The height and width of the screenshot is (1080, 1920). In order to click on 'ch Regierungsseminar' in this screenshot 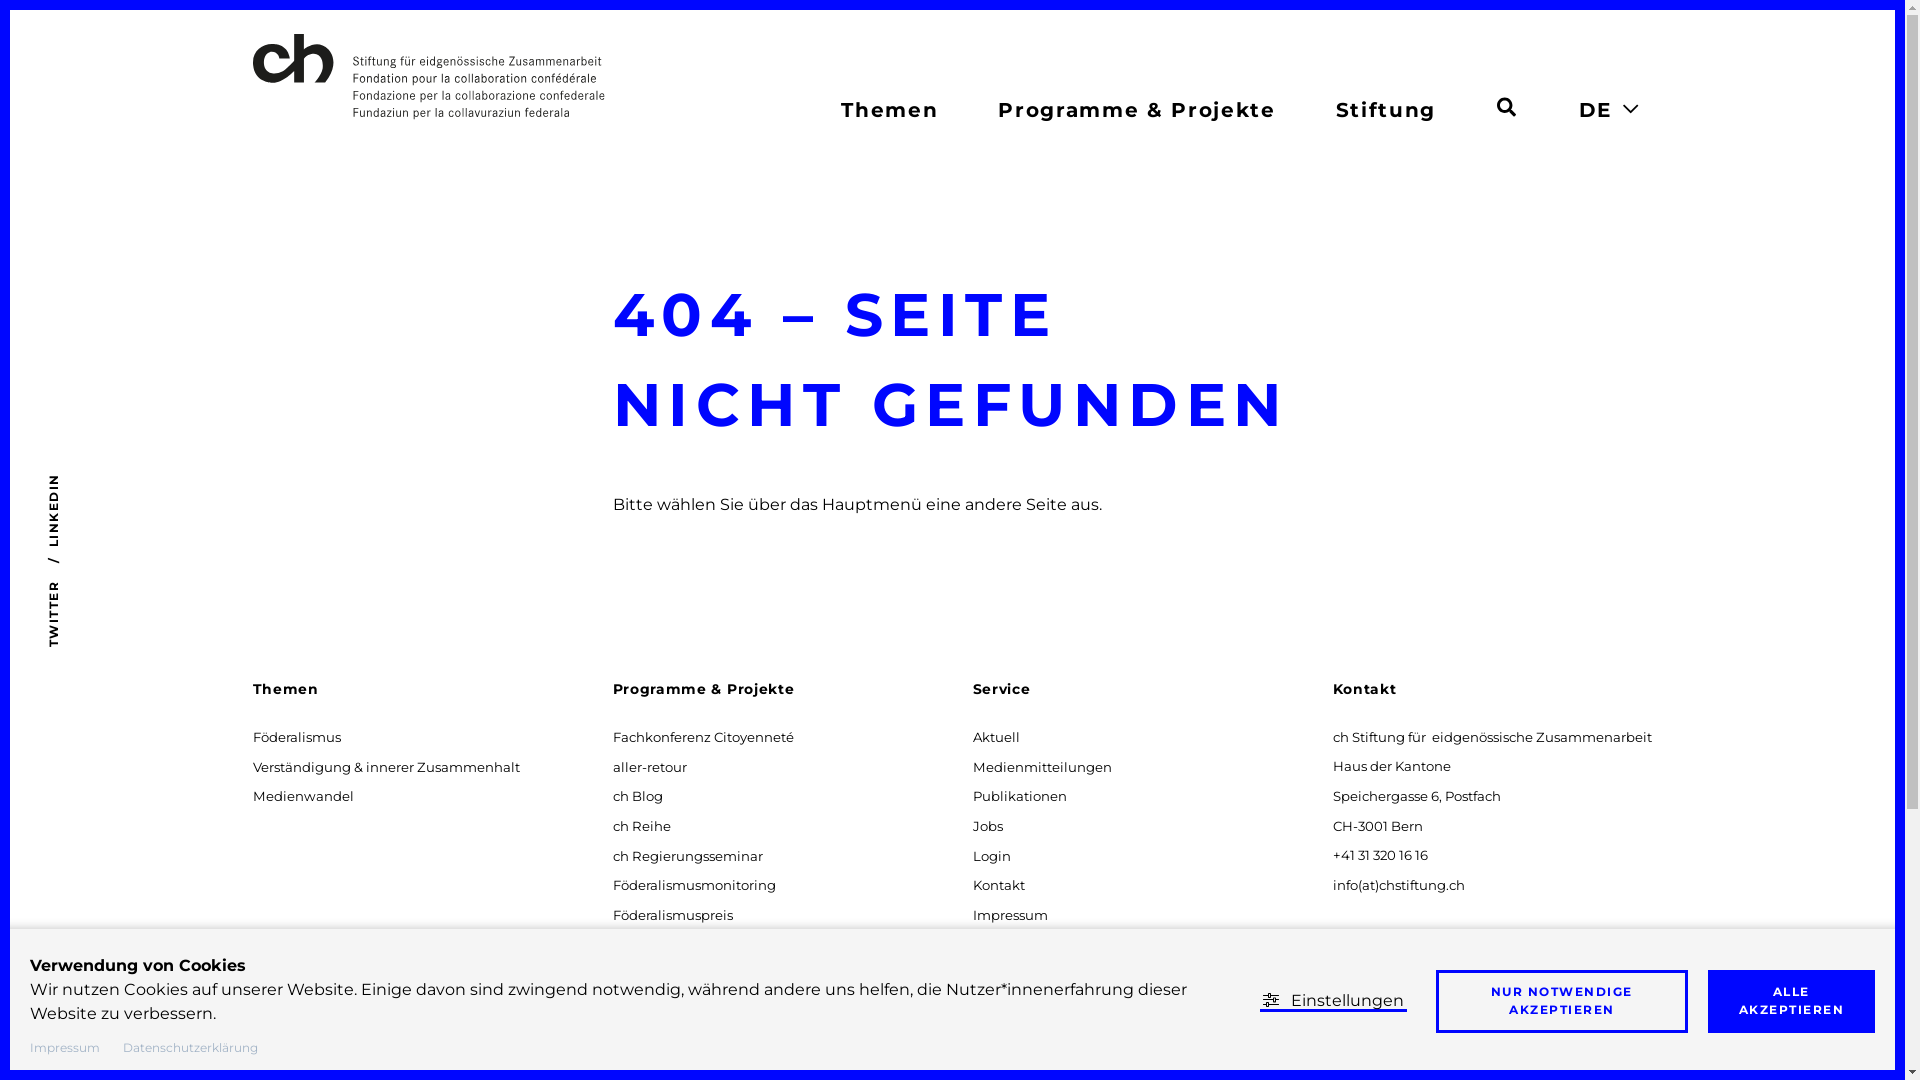, I will do `click(687, 855)`.